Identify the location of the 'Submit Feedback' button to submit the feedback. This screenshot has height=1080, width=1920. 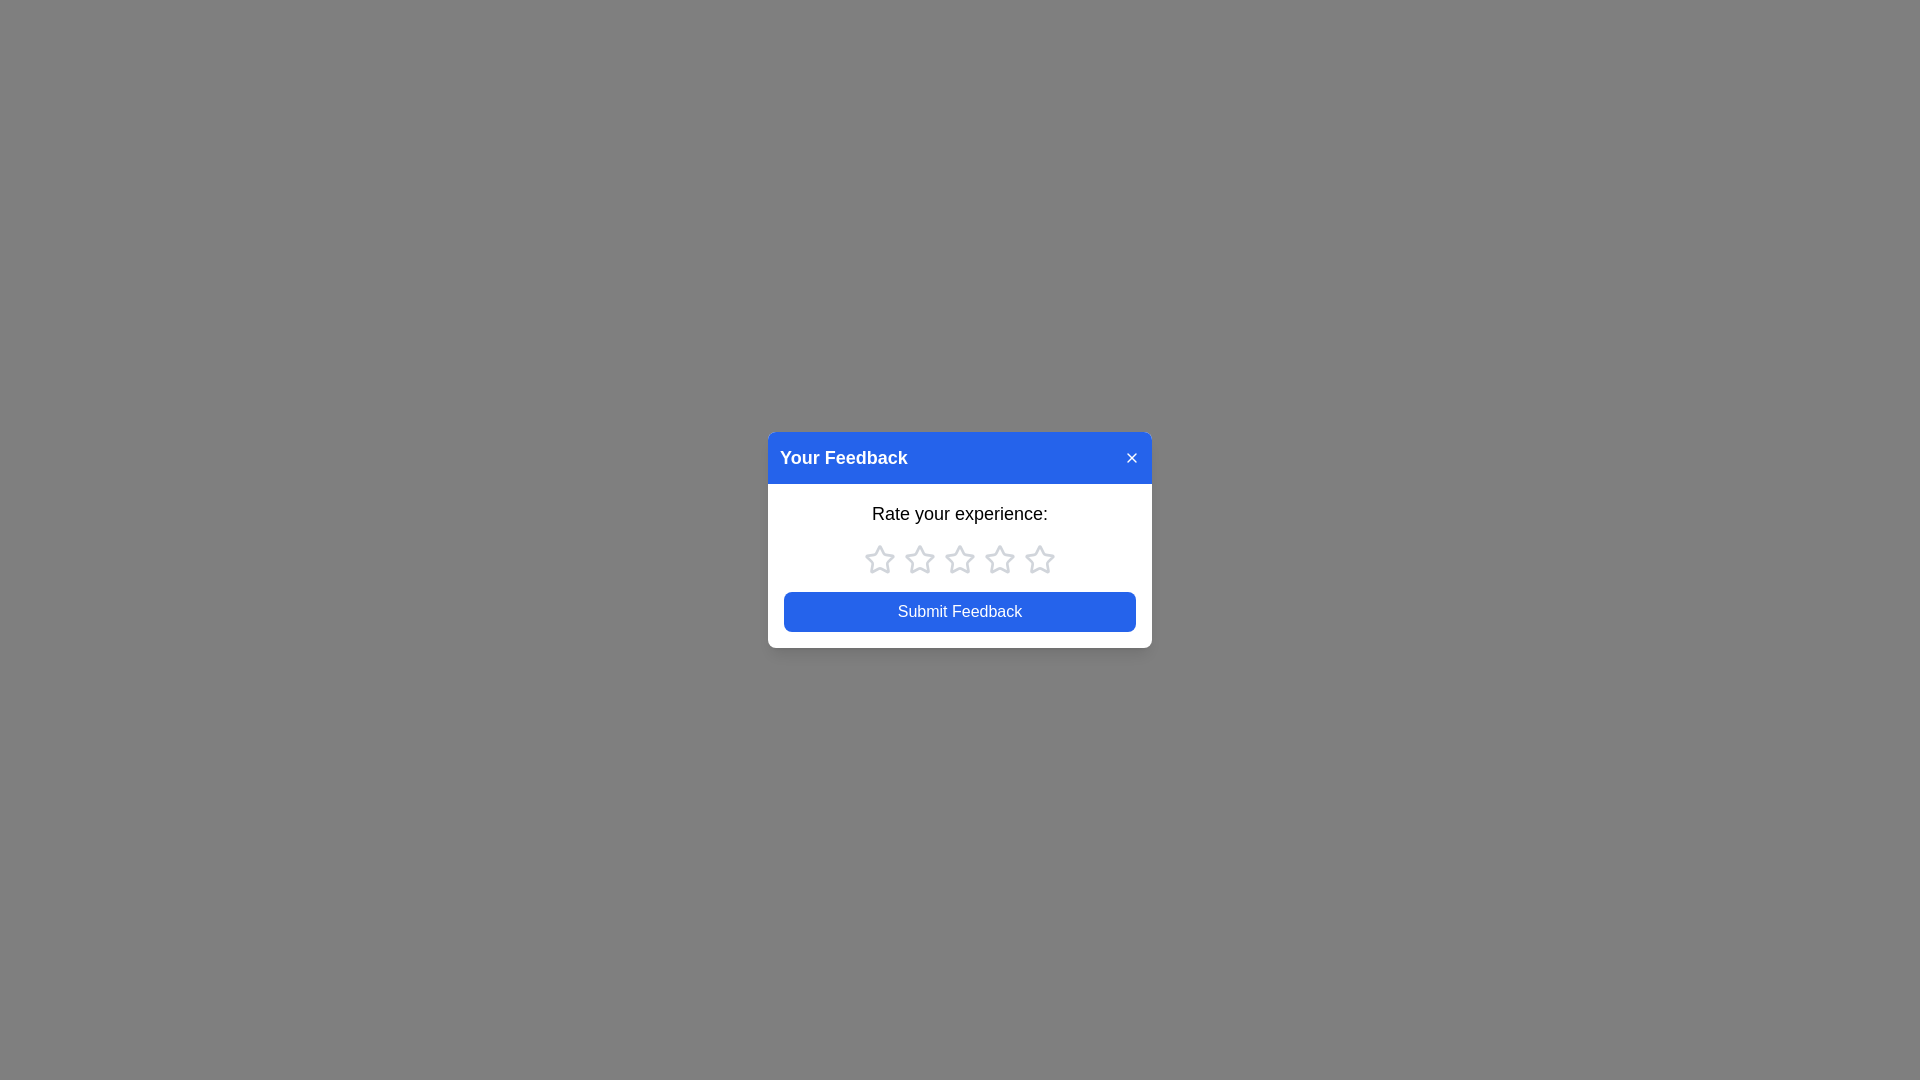
(960, 611).